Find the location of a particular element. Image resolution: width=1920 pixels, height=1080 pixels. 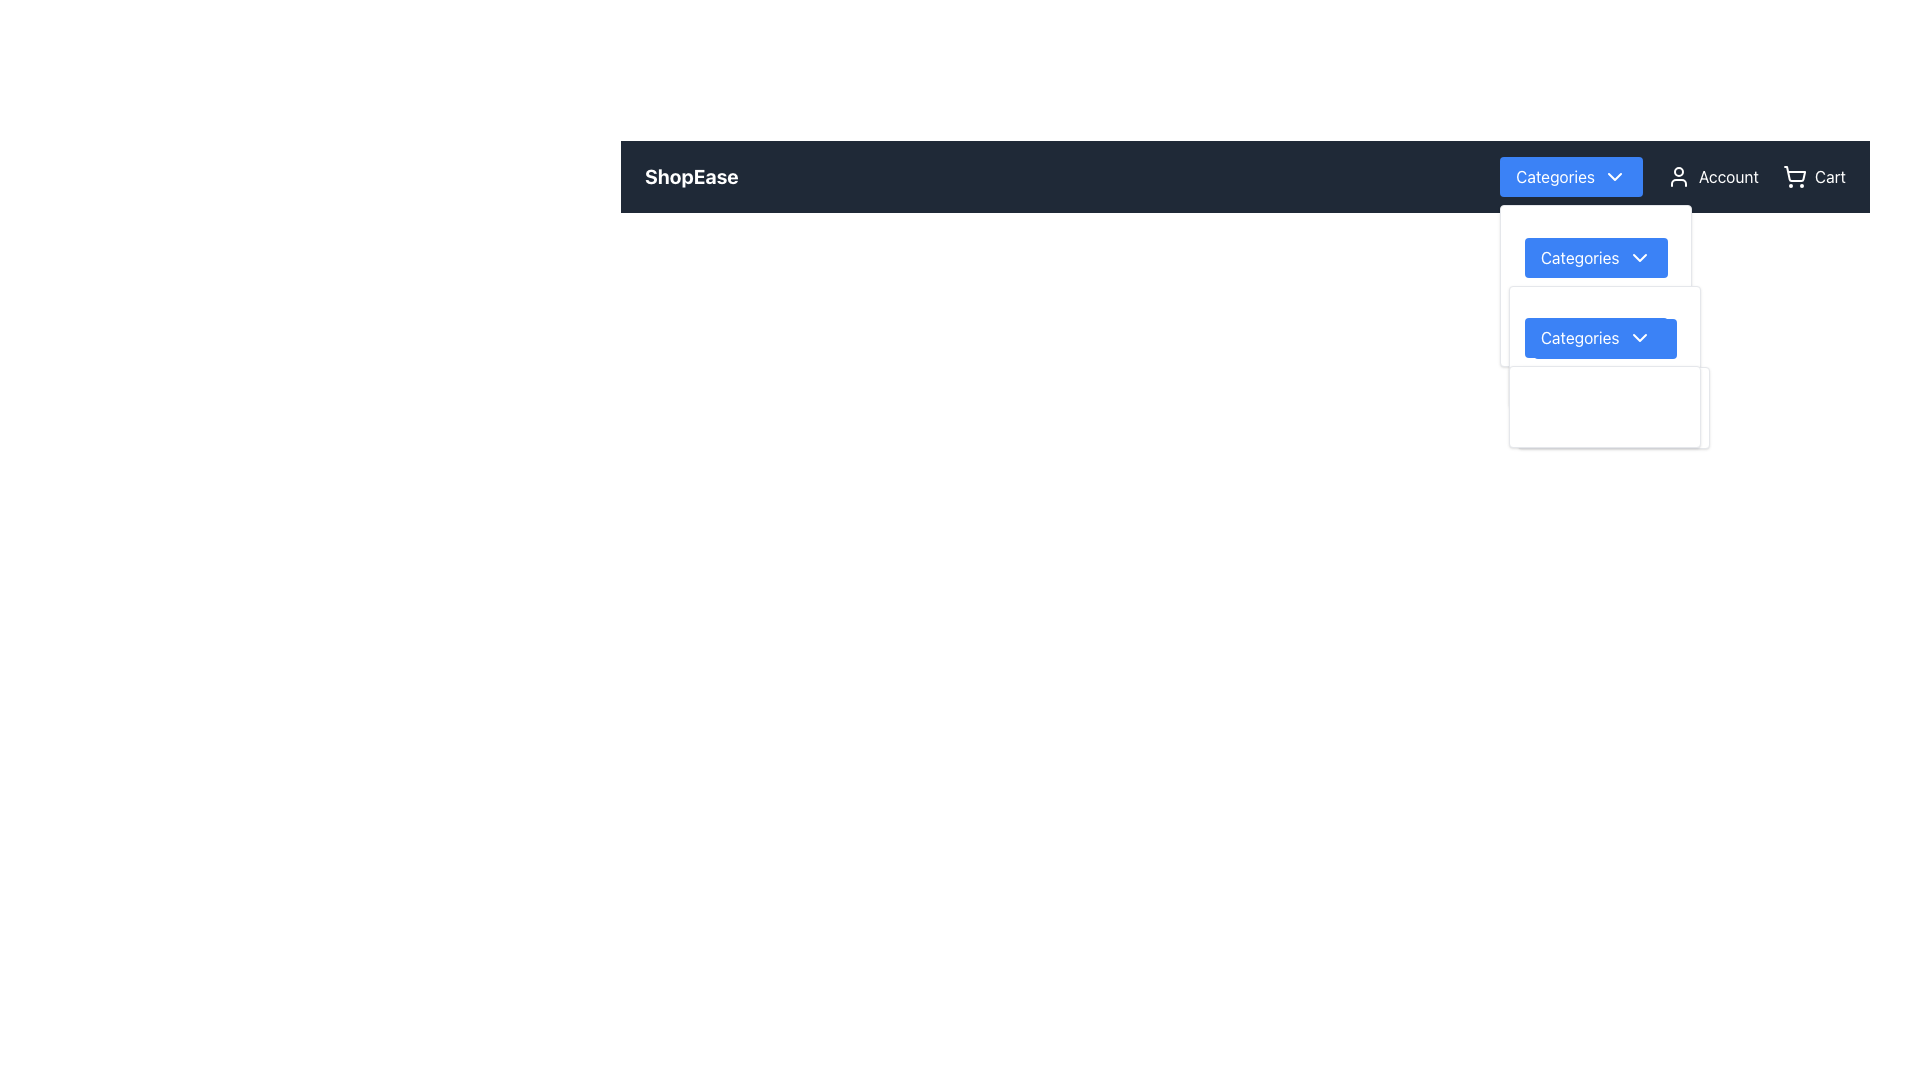

the 'Categories' button is located at coordinates (1579, 337).